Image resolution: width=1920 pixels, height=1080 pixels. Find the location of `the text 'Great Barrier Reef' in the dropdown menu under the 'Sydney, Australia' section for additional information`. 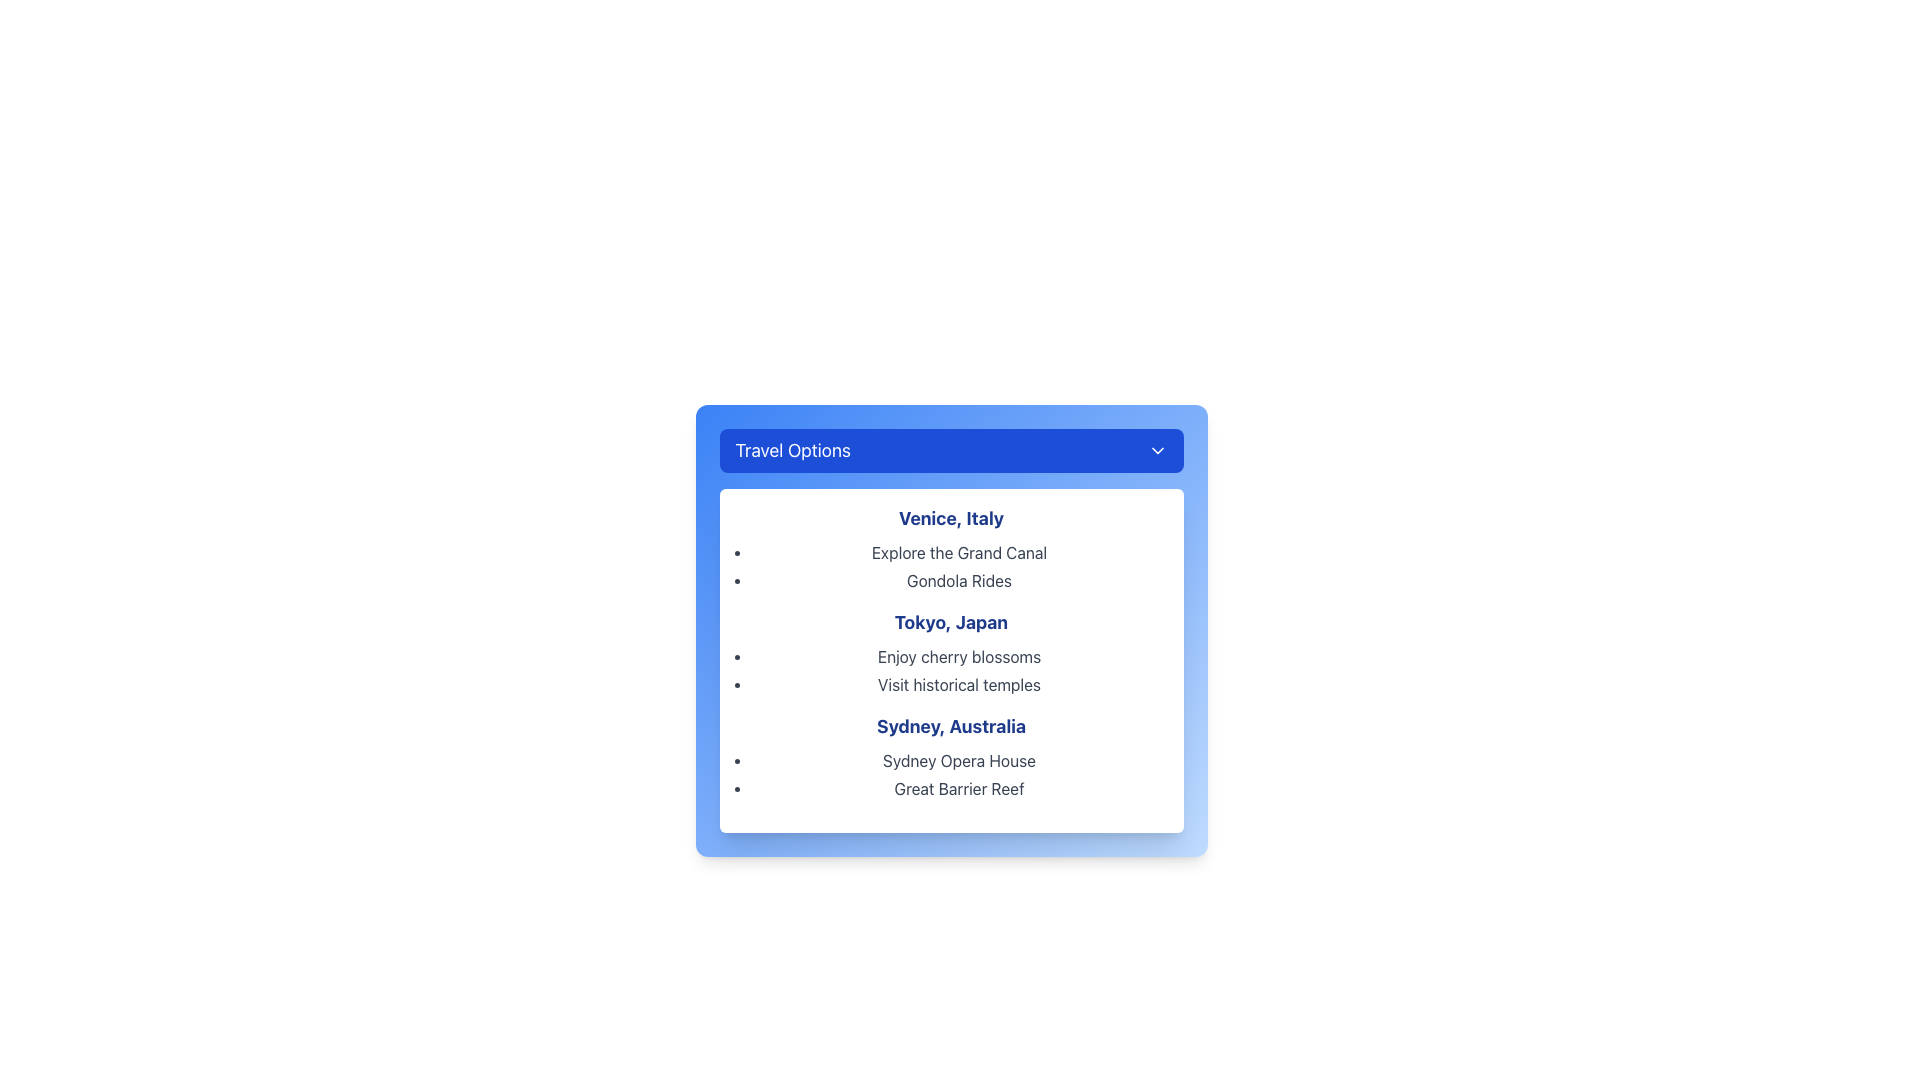

the text 'Great Barrier Reef' in the dropdown menu under the 'Sydney, Australia' section for additional information is located at coordinates (958, 788).